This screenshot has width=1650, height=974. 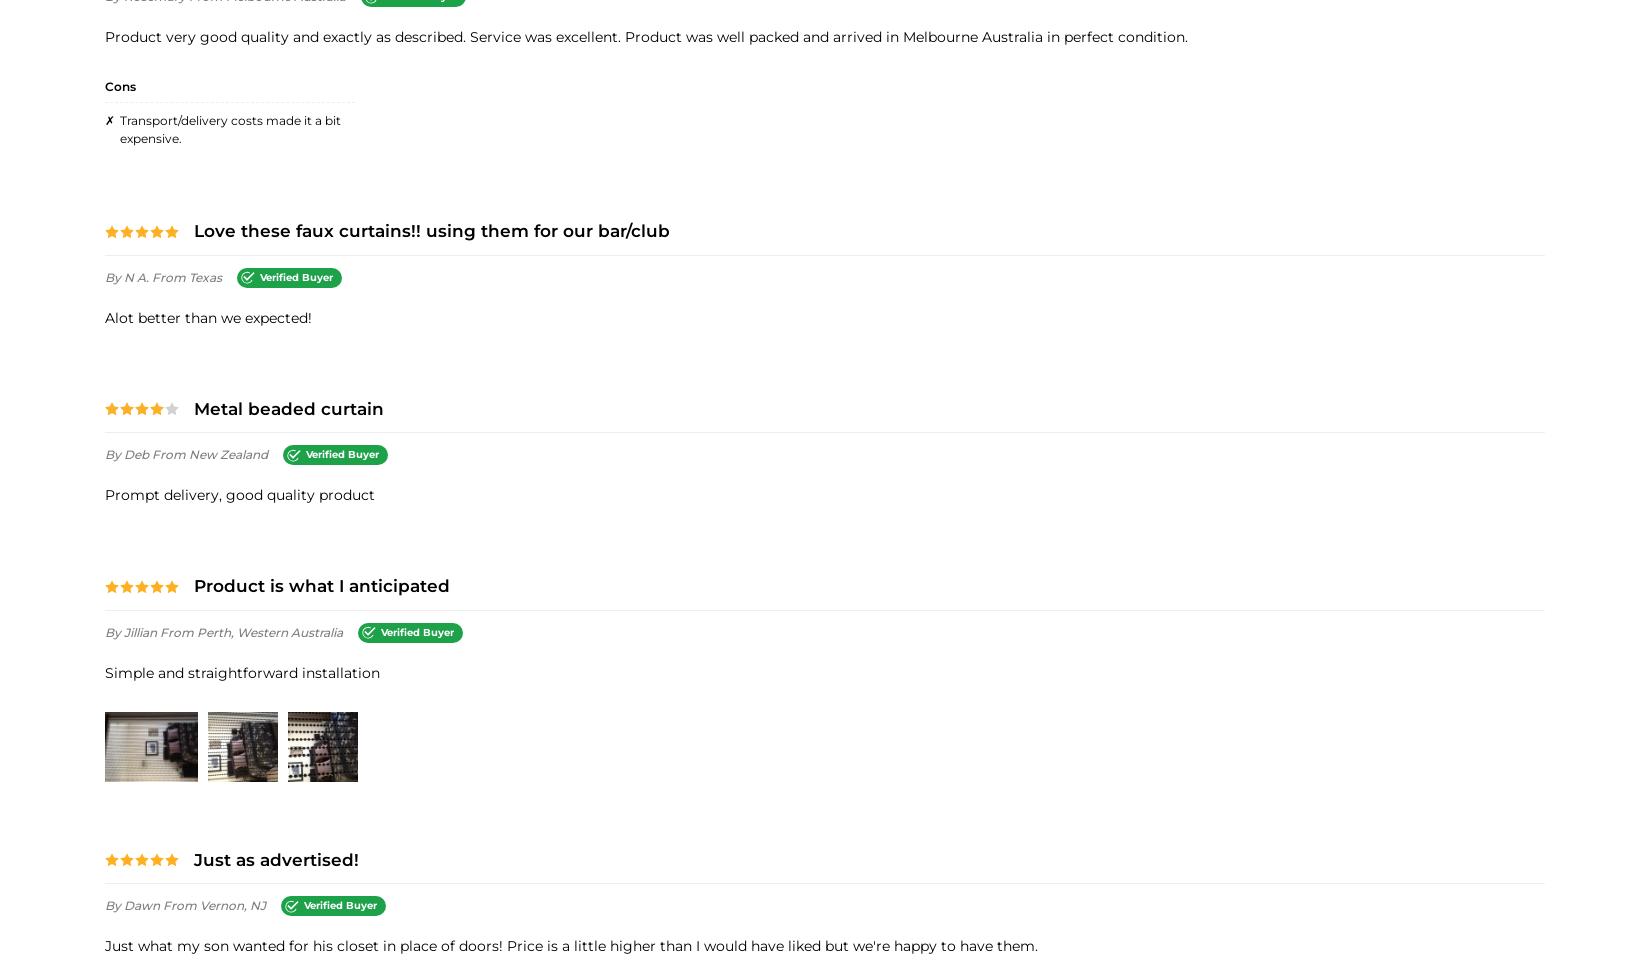 What do you see at coordinates (194, 858) in the screenshot?
I see `'Just as advertised!'` at bounding box center [194, 858].